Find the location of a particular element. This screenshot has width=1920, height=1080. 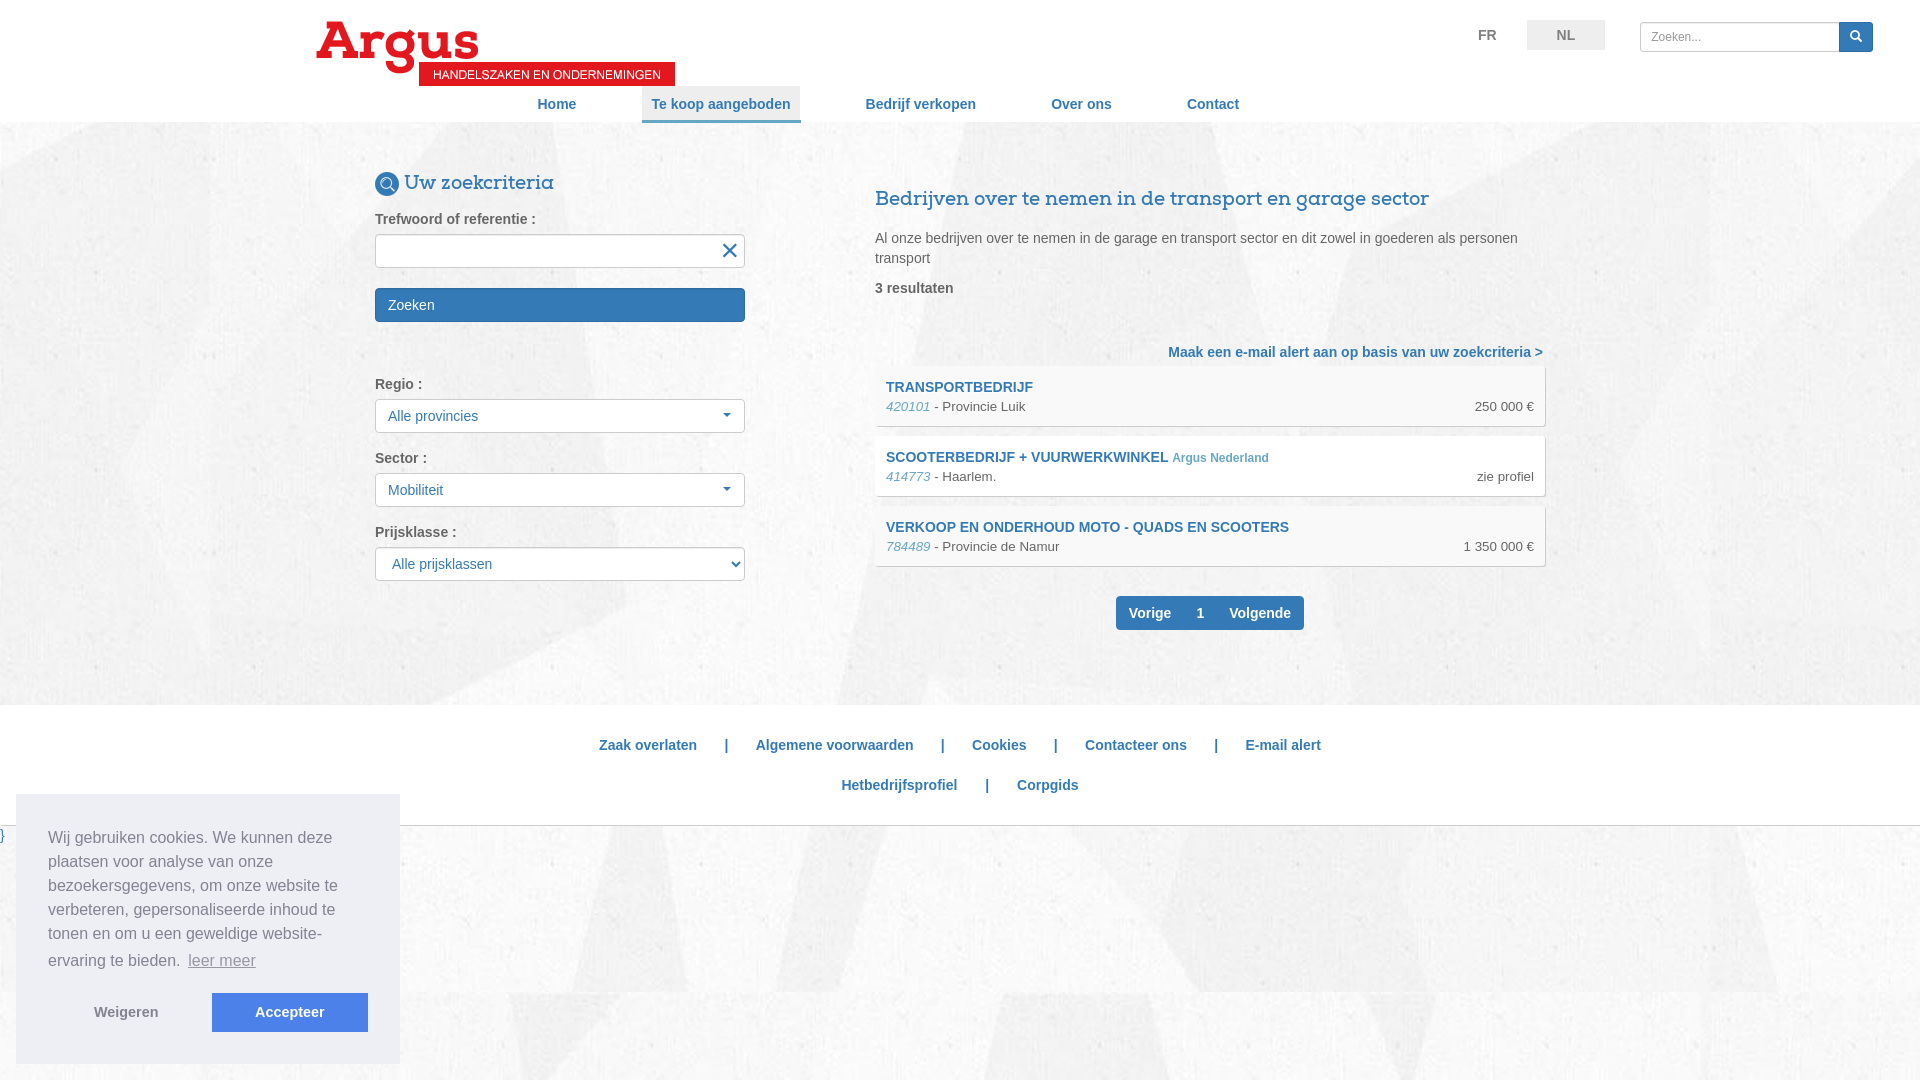

'Zoeken' is located at coordinates (374, 304).